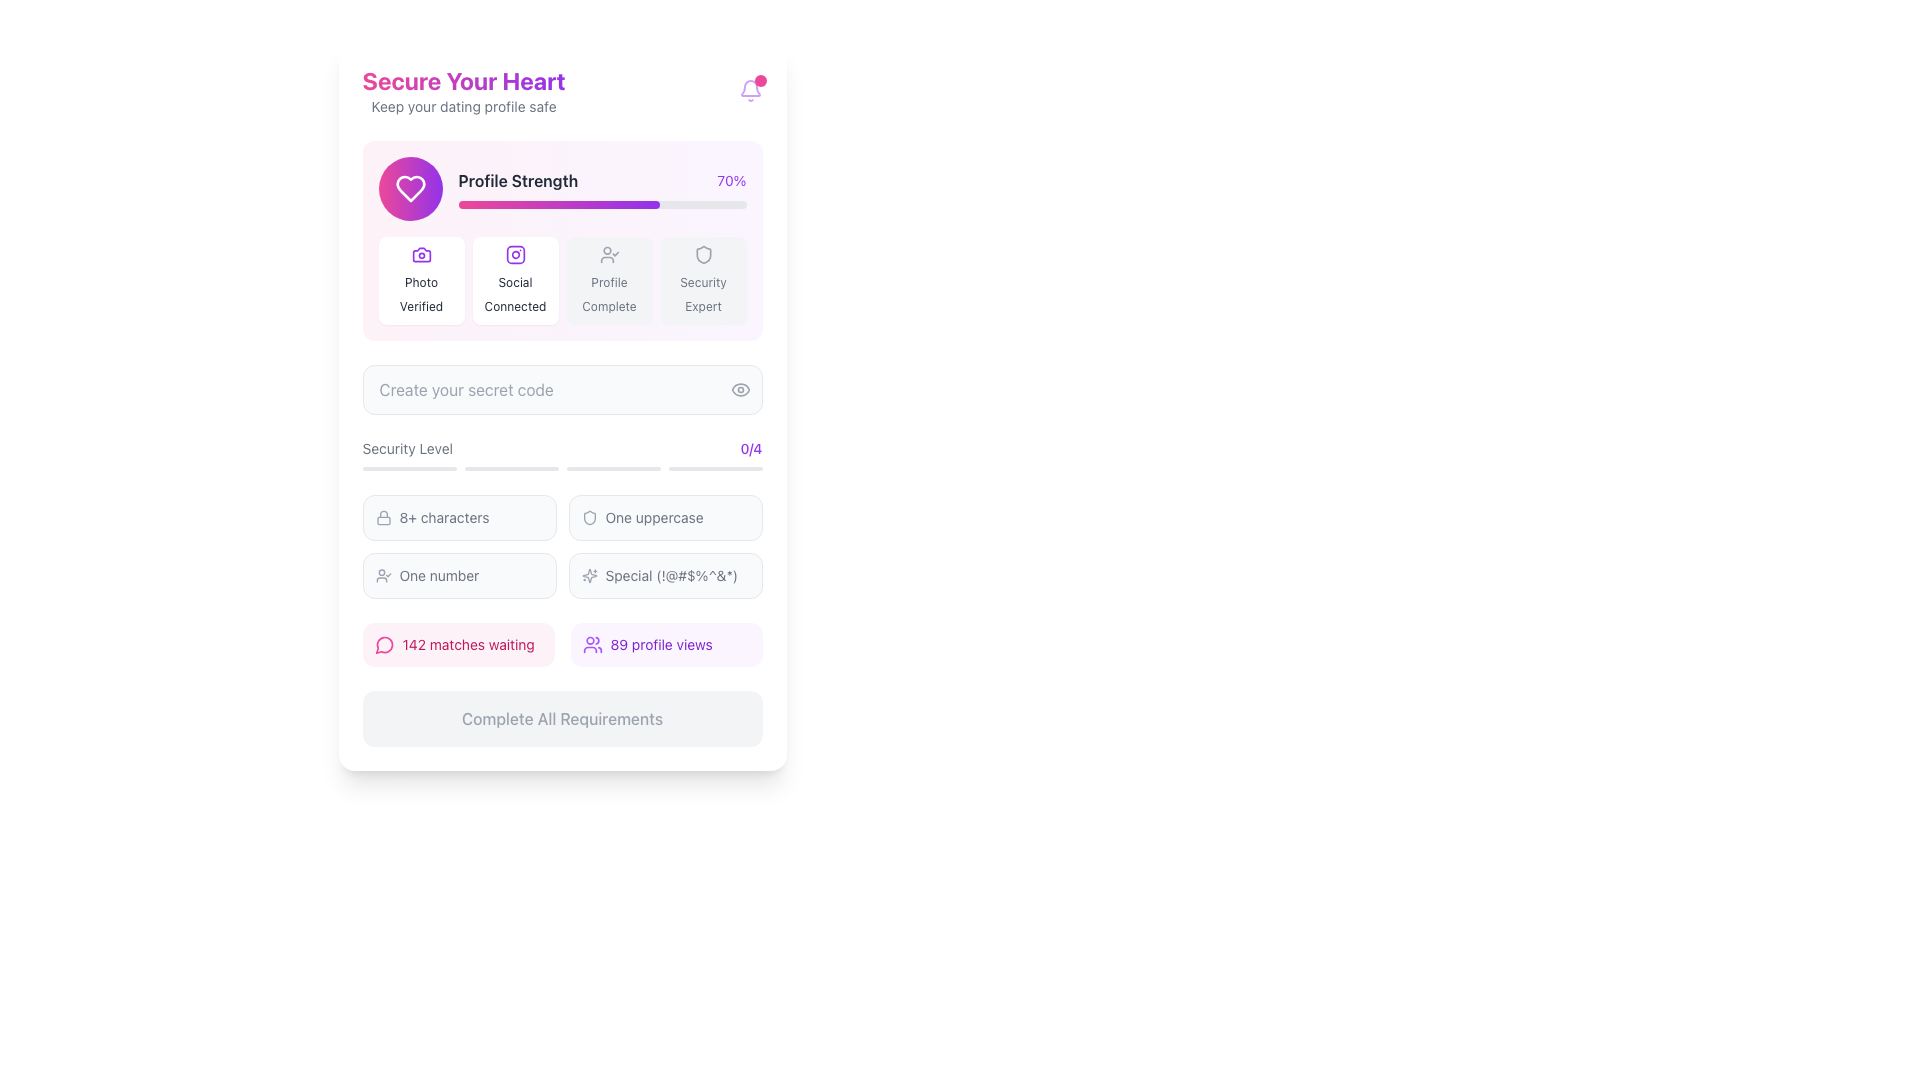 The image size is (1920, 1080). I want to click on the Header element that displays 'Secure Your Heart' and 'Keep your dating profile safe', located at the top-left section of the interface, so click(463, 91).